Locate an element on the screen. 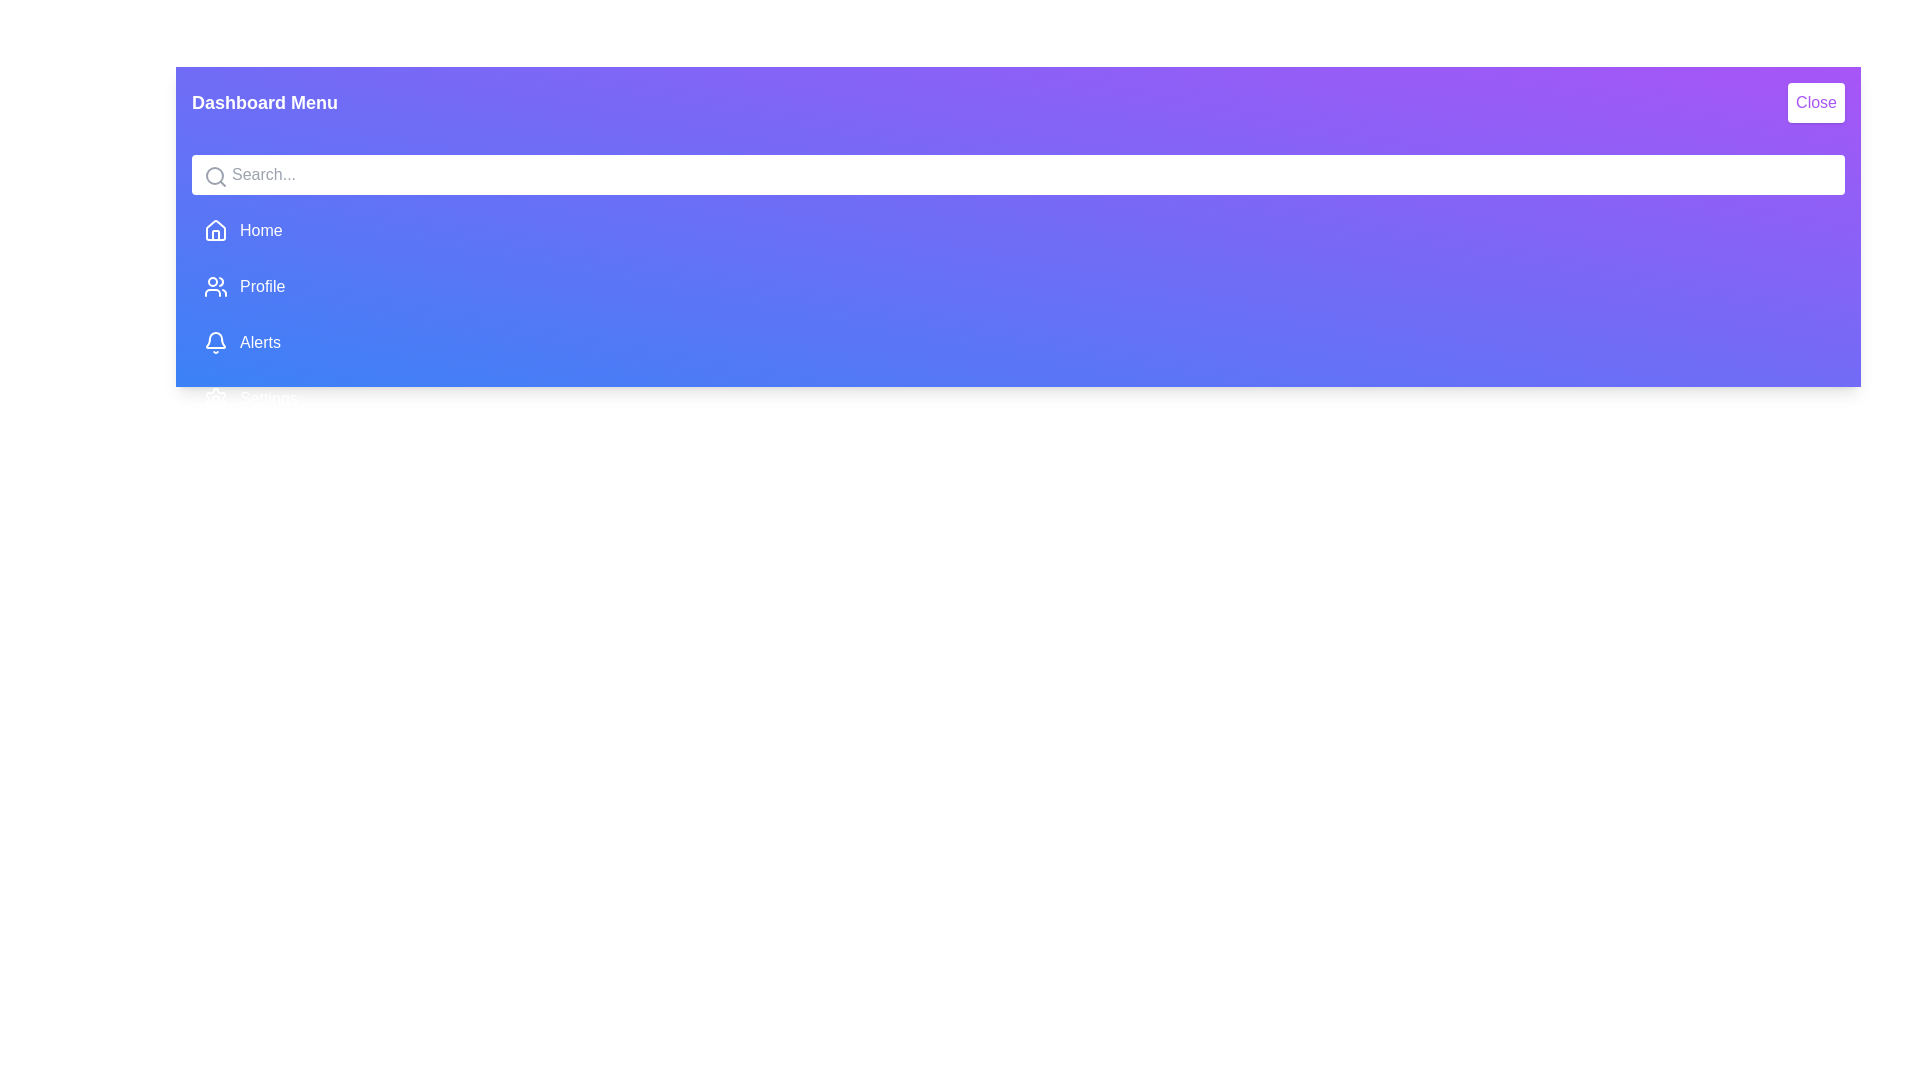 The image size is (1920, 1080). the Text label indicating the navigation option for user alerts or notifications, positioned below the 'Profile' menu item and aligned with the bell icon is located at coordinates (259, 342).